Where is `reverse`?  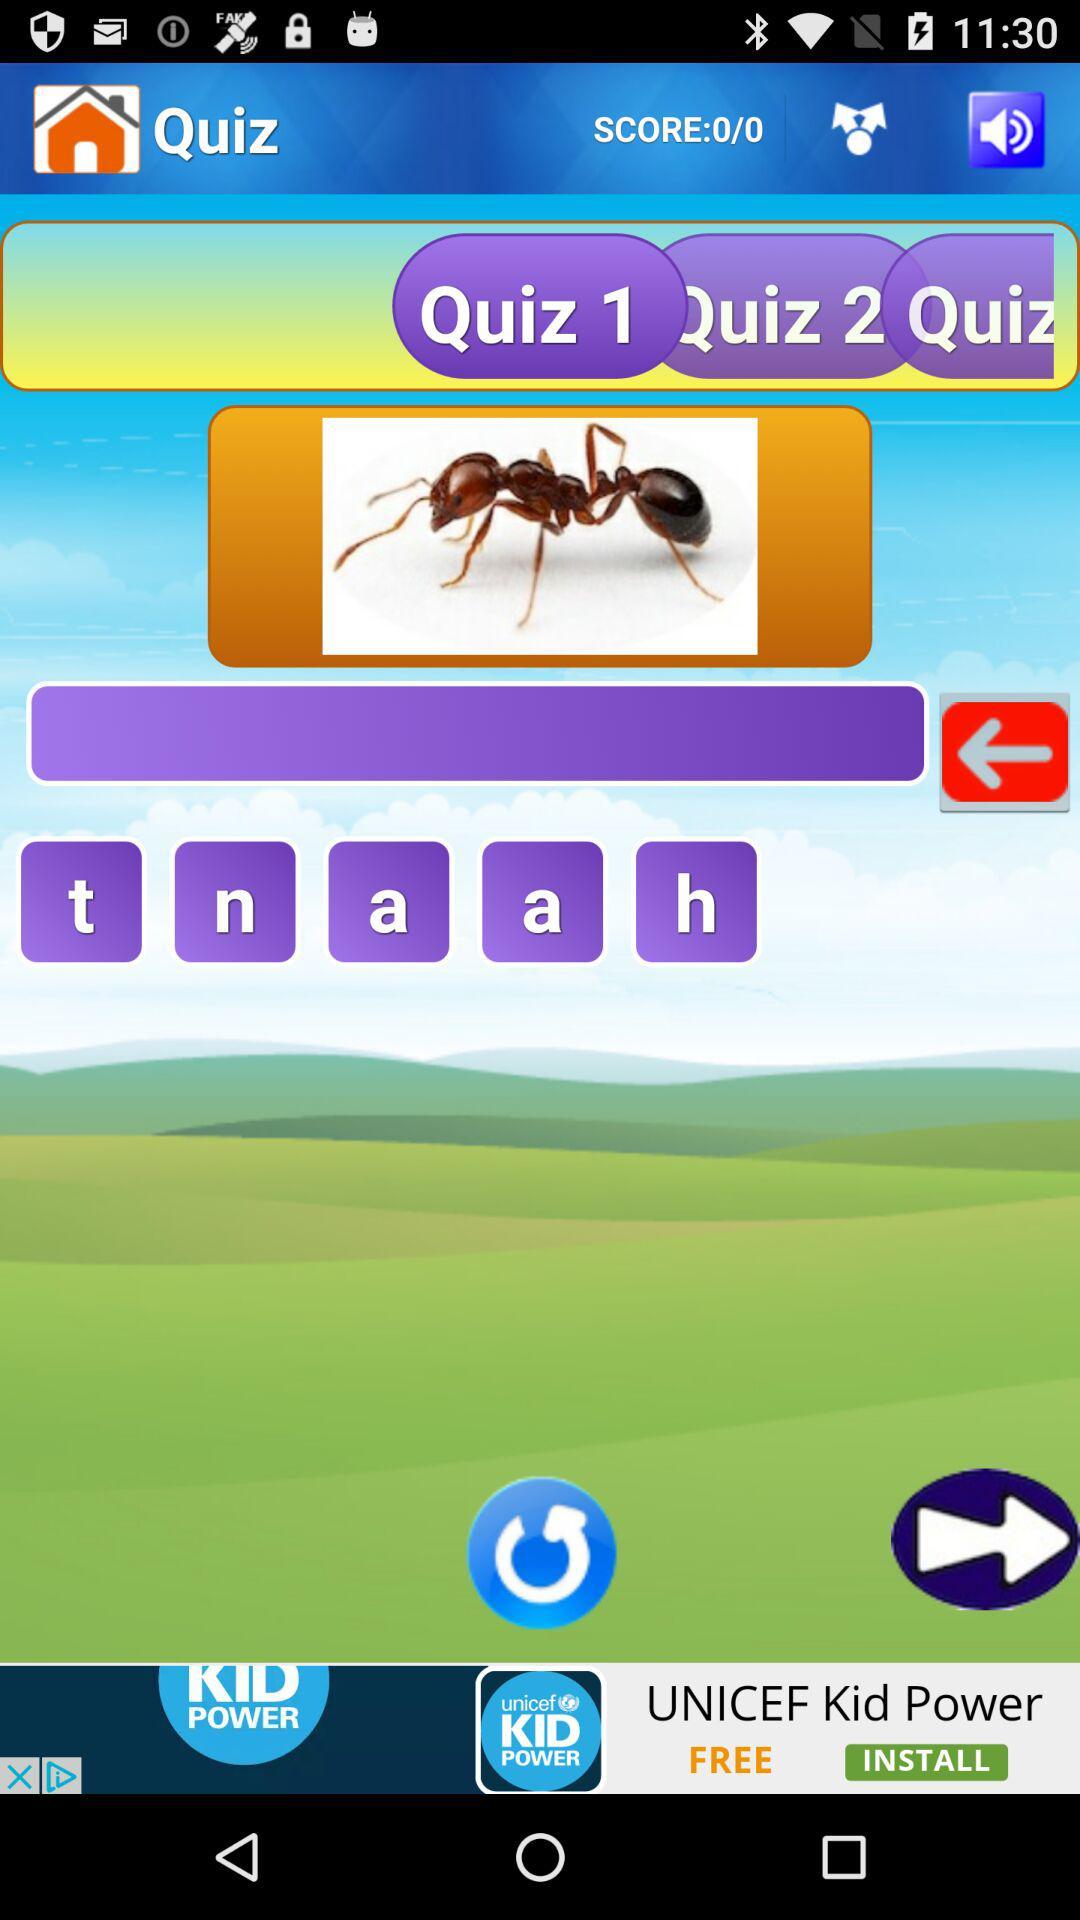
reverse is located at coordinates (540, 1551).